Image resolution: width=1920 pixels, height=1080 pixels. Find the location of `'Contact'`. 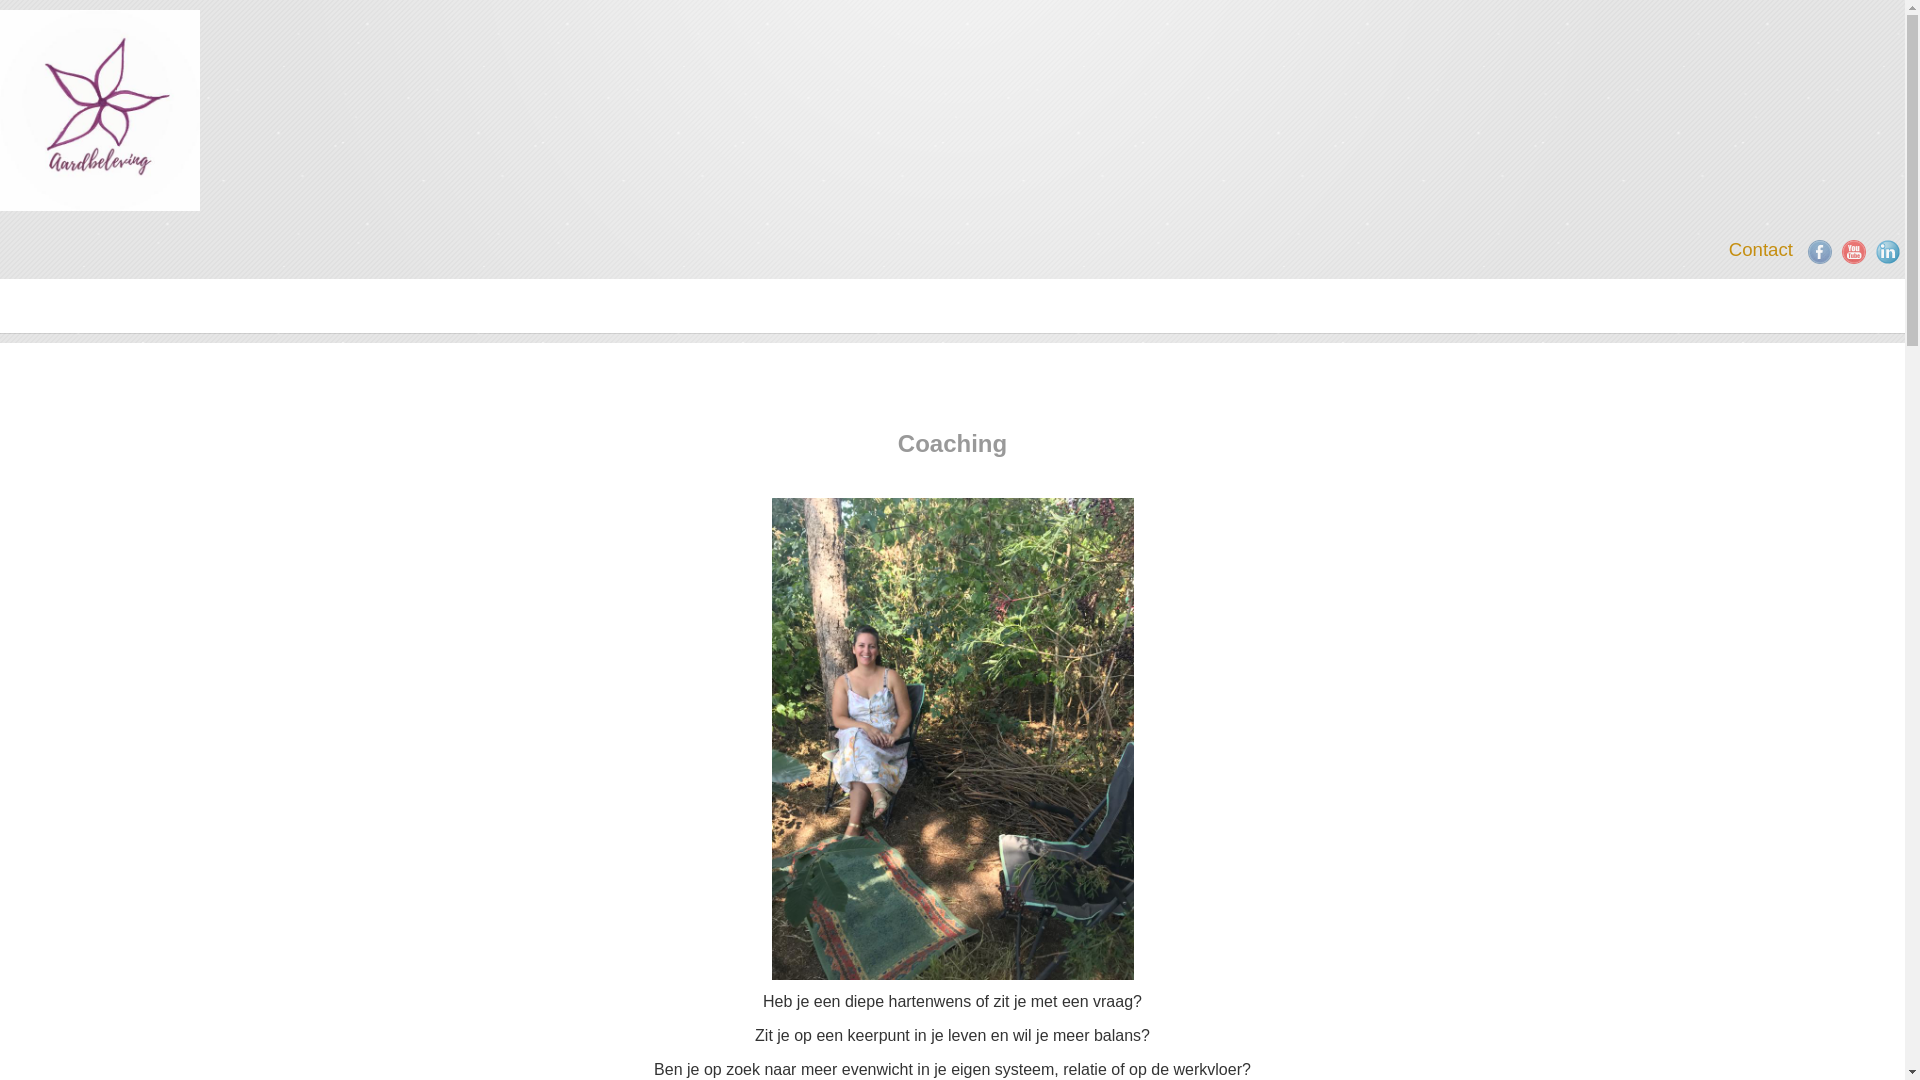

'Contact' is located at coordinates (1761, 248).